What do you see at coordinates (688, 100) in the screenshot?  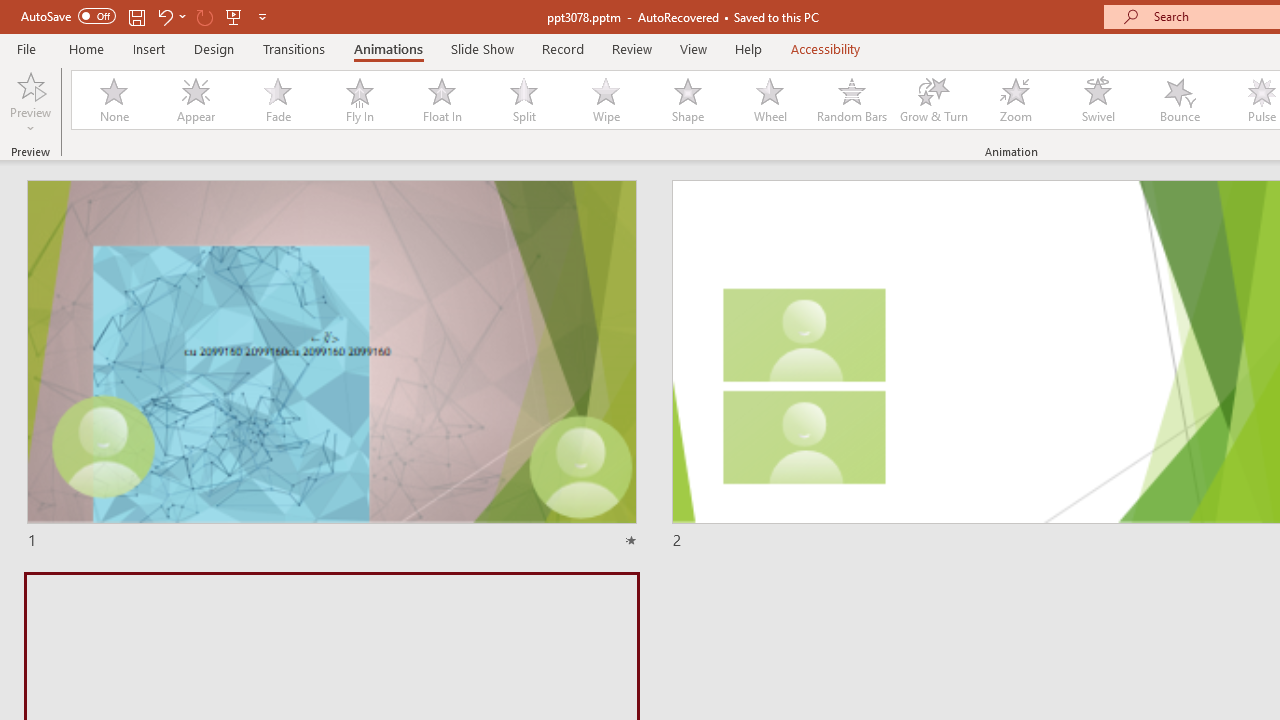 I see `'Shape'` at bounding box center [688, 100].